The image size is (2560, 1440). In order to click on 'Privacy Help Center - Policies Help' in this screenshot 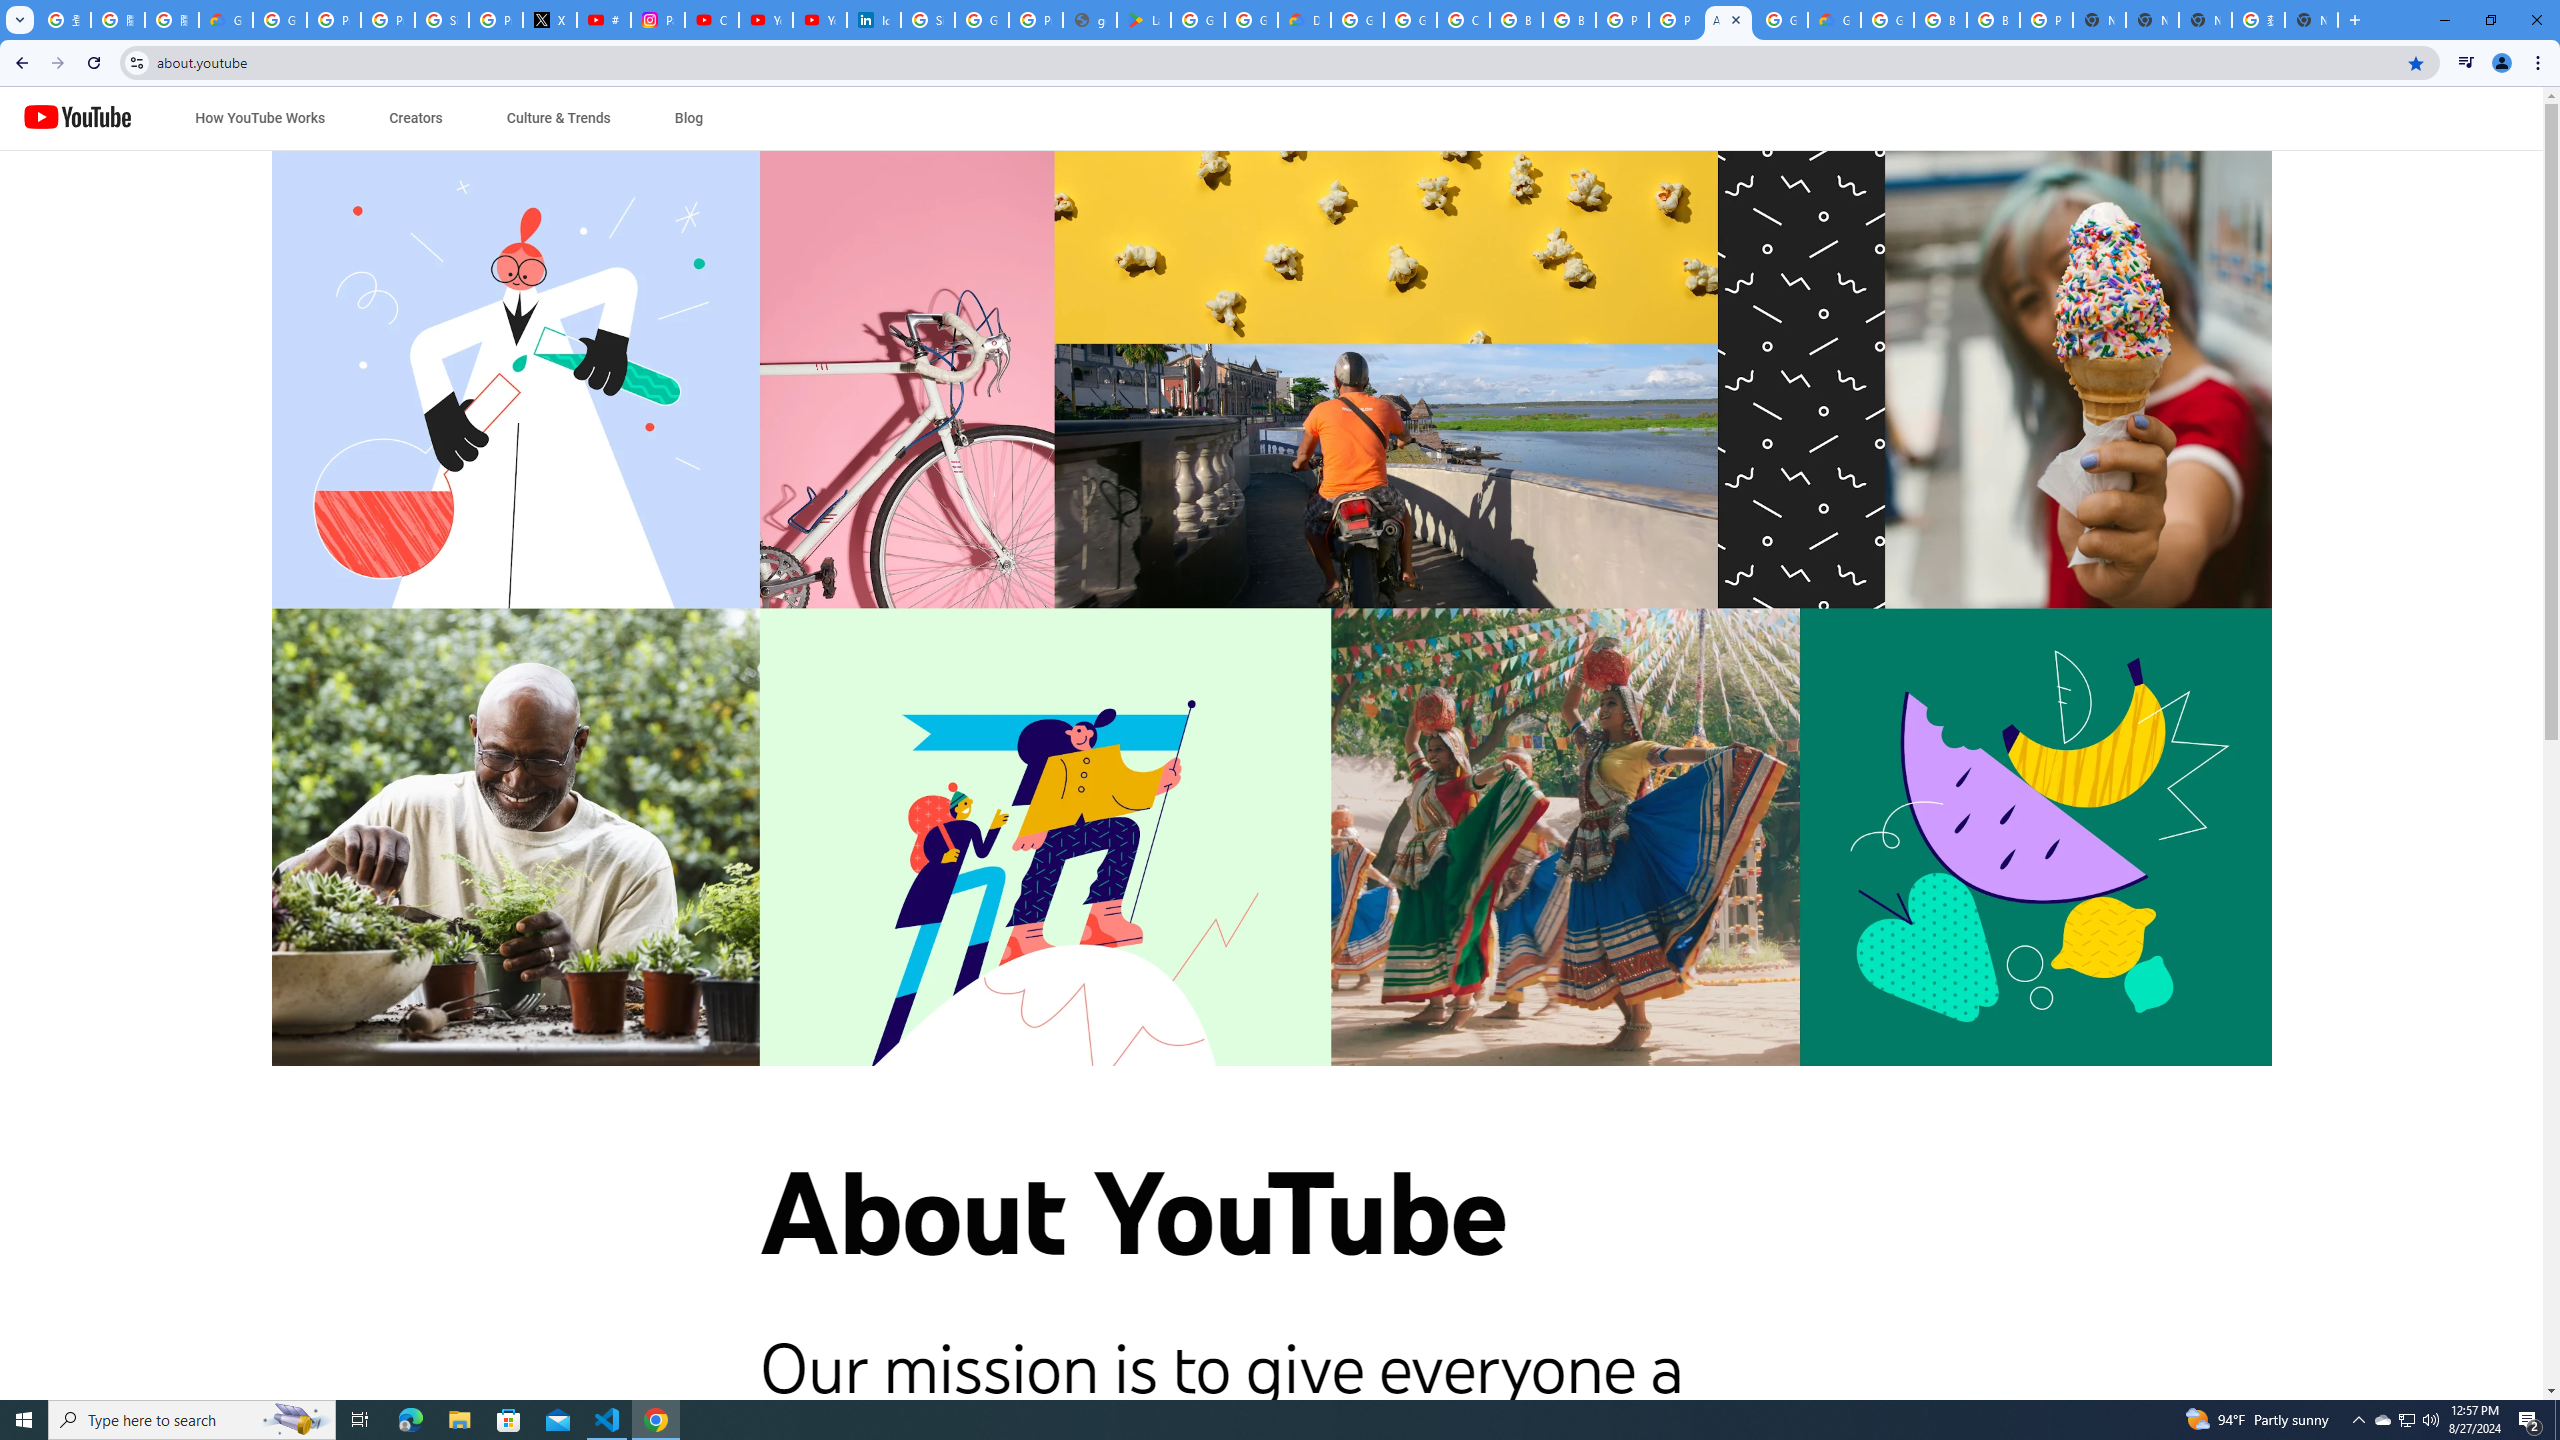, I will do `click(388, 19)`.